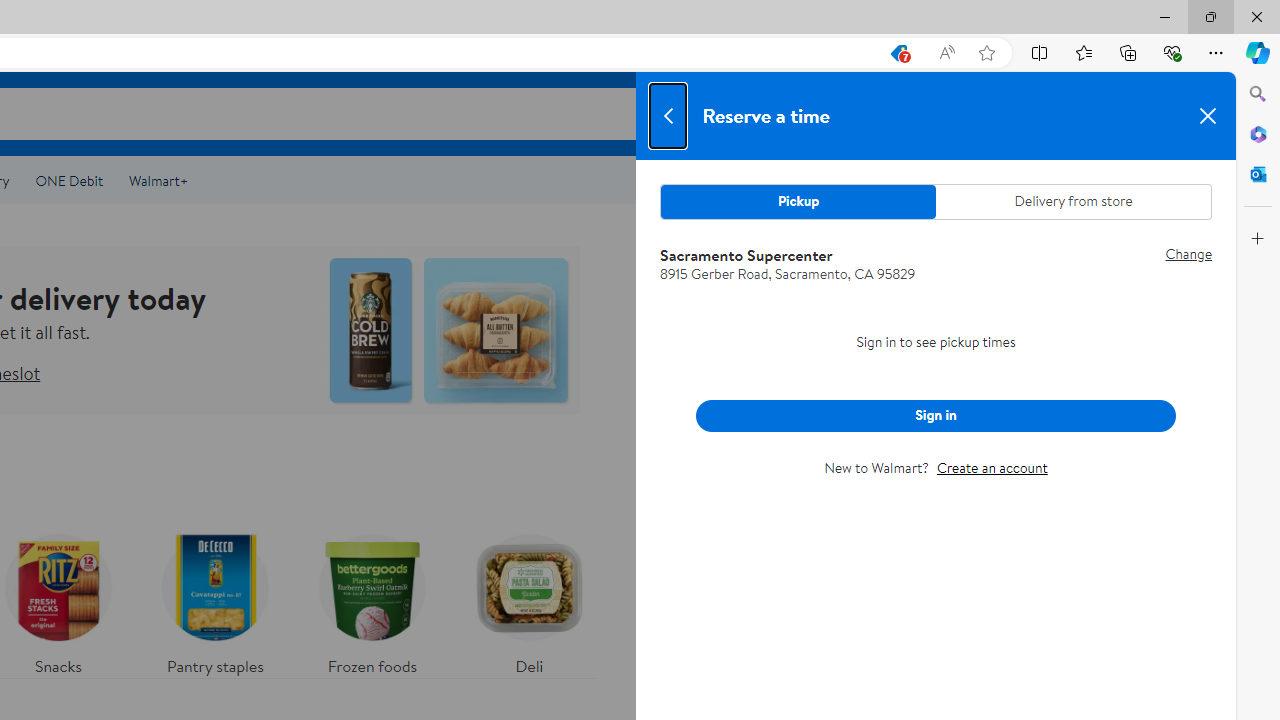 Image resolution: width=1280 pixels, height=720 pixels. What do you see at coordinates (992, 467) in the screenshot?
I see `'Create an account'` at bounding box center [992, 467].